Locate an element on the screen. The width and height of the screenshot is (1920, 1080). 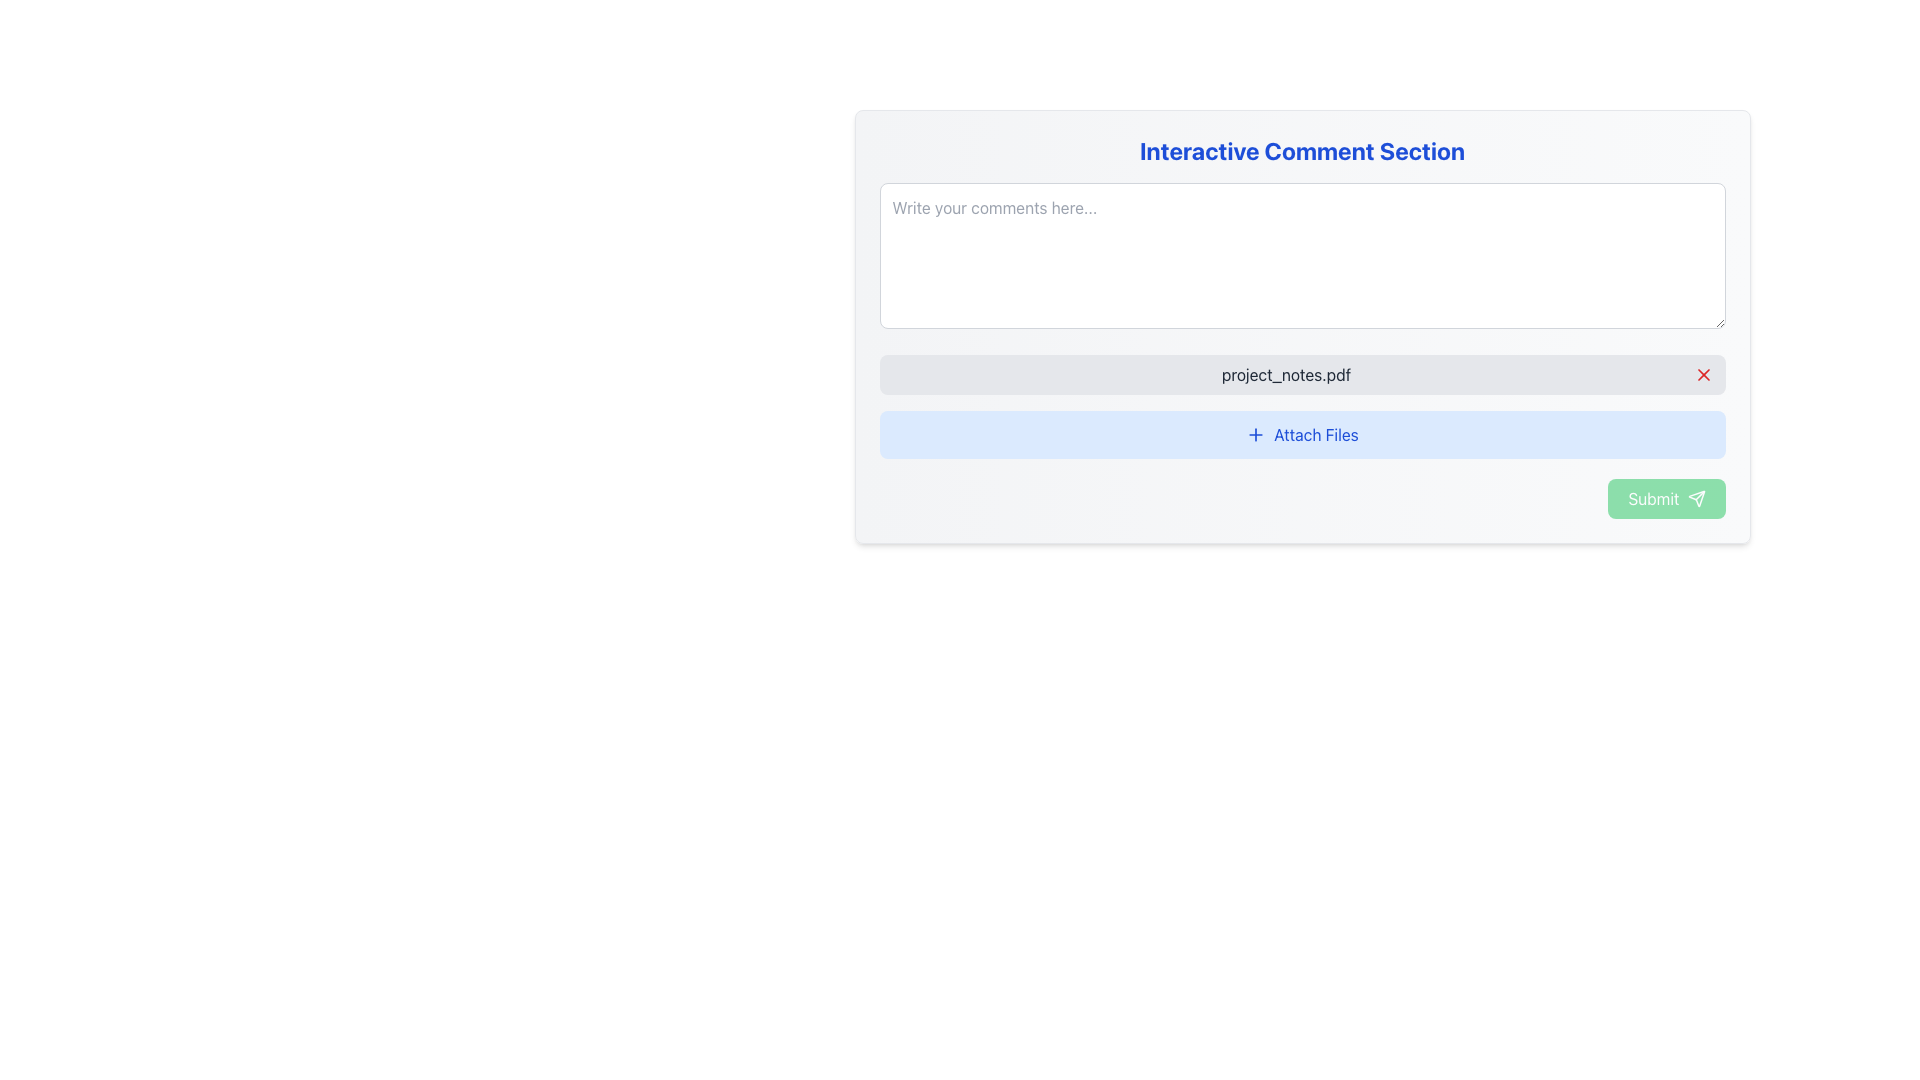
the 'X' shaped icon used to indicate a closing action, located adjacent to the file name 'project_notes.pdf' is located at coordinates (1702, 374).